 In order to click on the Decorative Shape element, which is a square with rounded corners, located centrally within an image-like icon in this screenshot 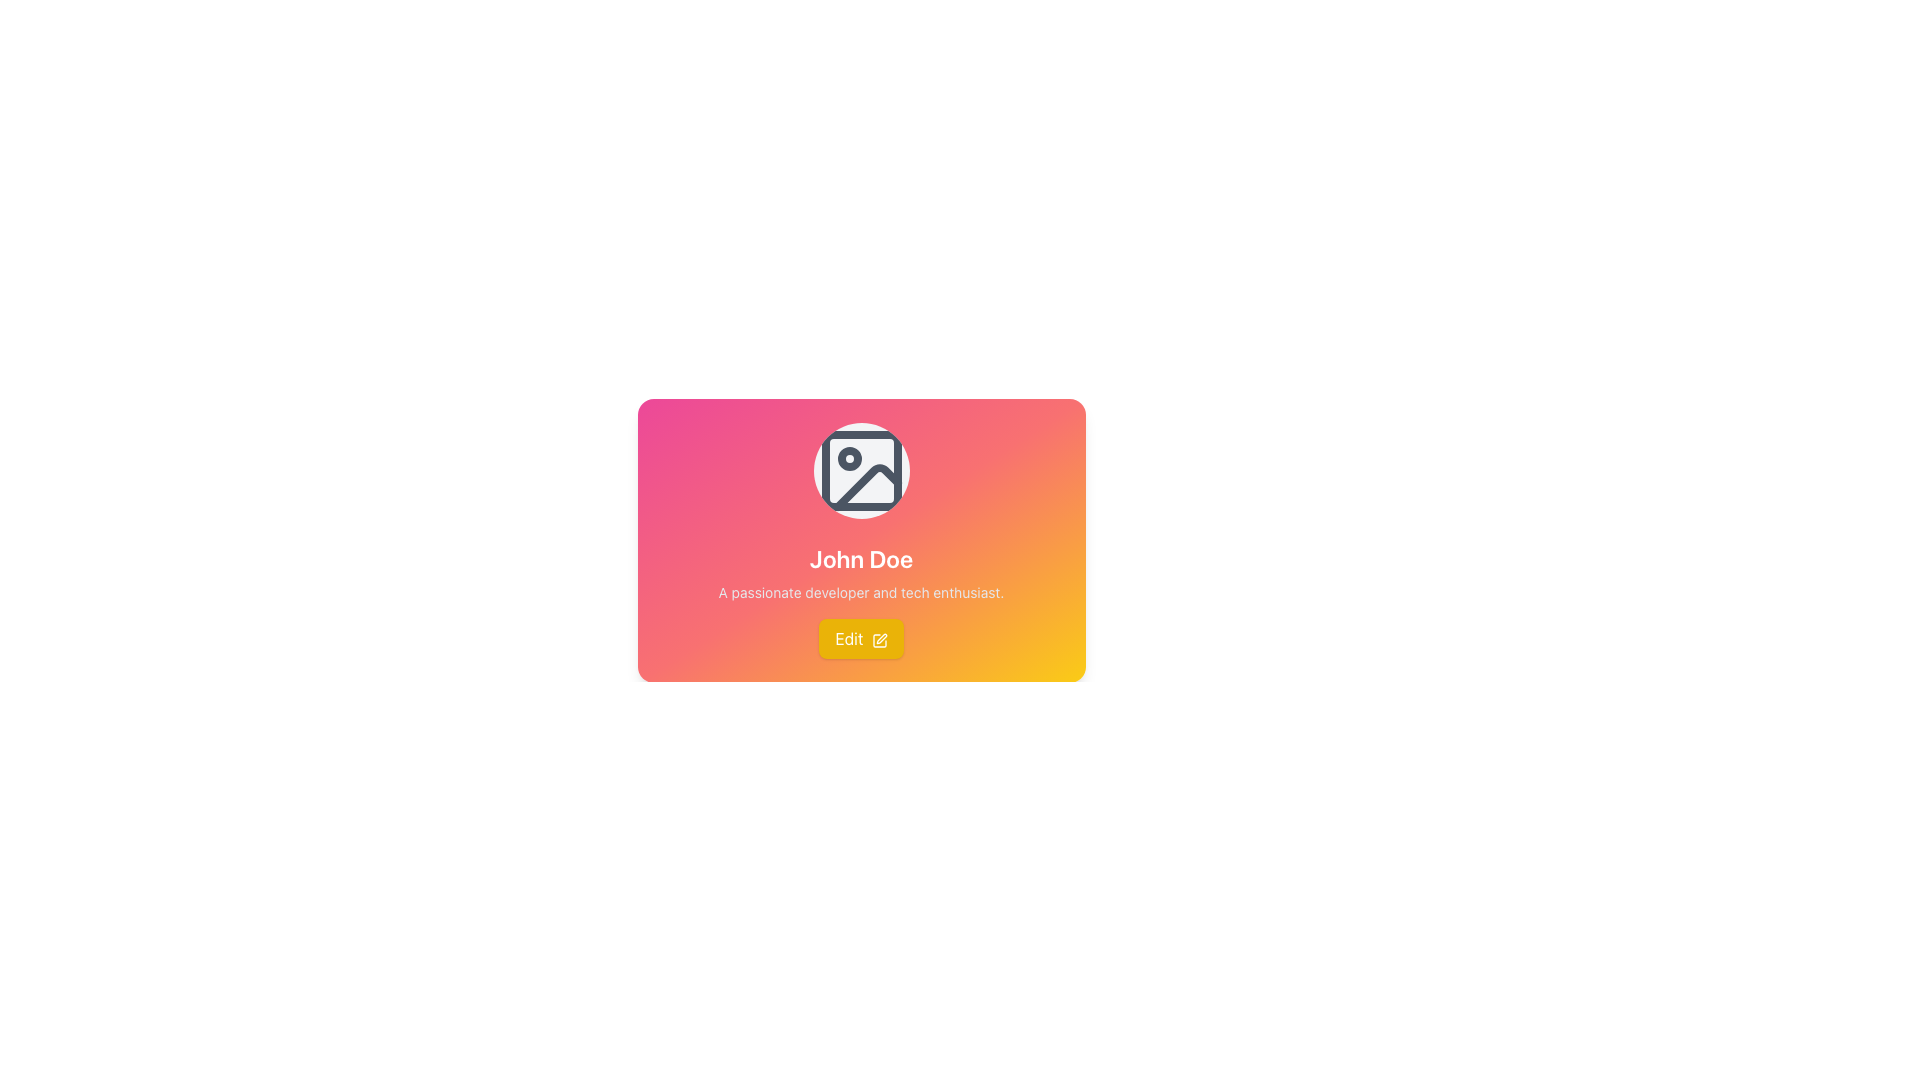, I will do `click(861, 470)`.